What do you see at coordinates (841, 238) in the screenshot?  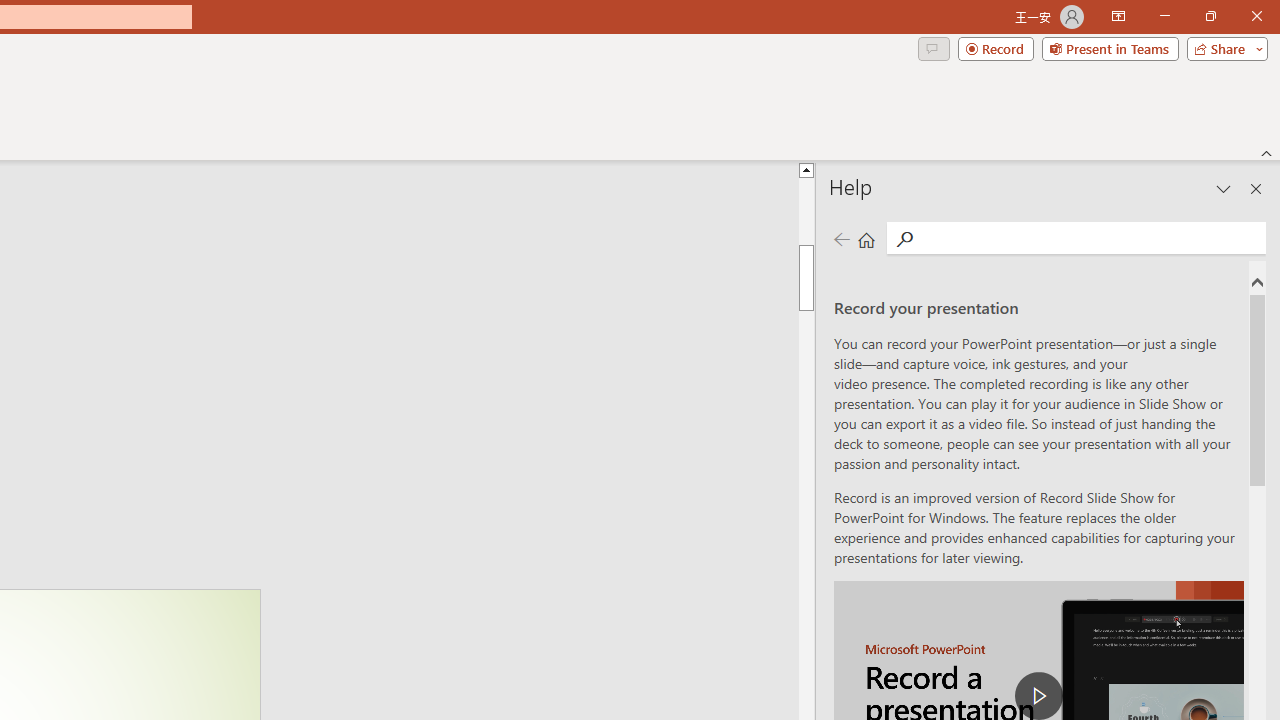 I see `'Previous page'` at bounding box center [841, 238].